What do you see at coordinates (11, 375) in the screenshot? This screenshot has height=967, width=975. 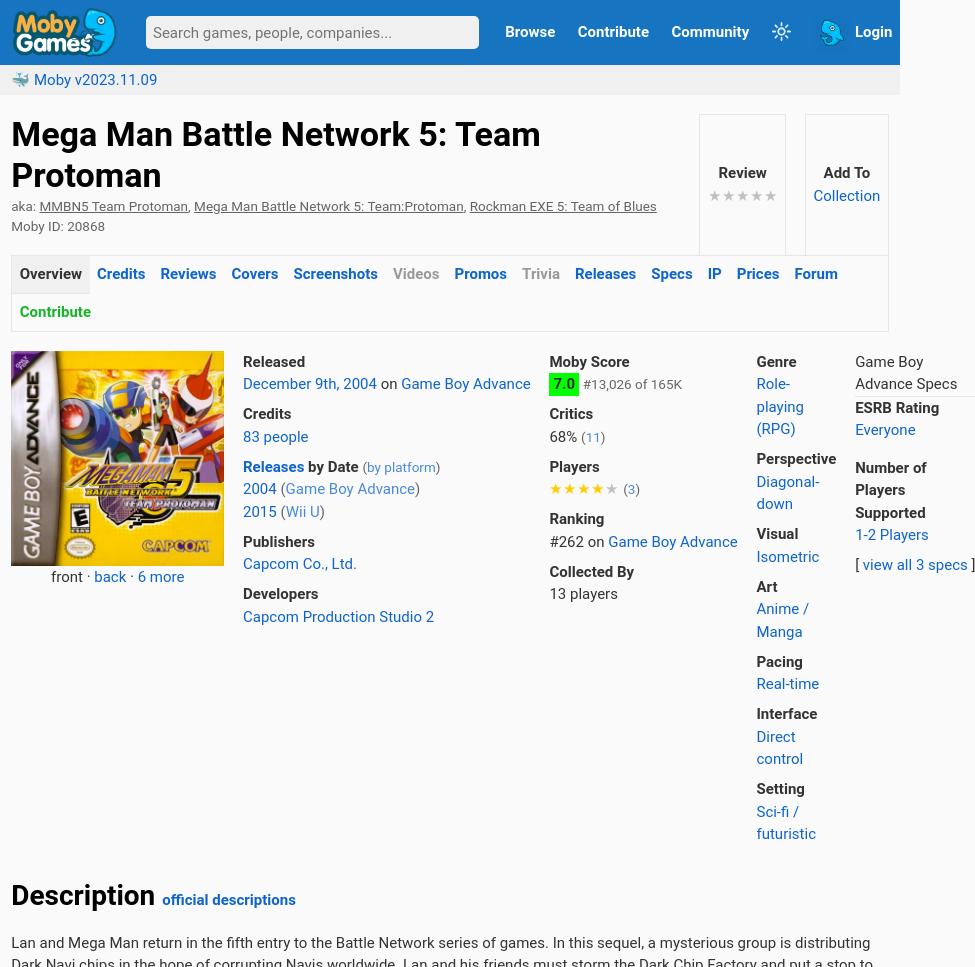 I see `'IGN'` at bounding box center [11, 375].